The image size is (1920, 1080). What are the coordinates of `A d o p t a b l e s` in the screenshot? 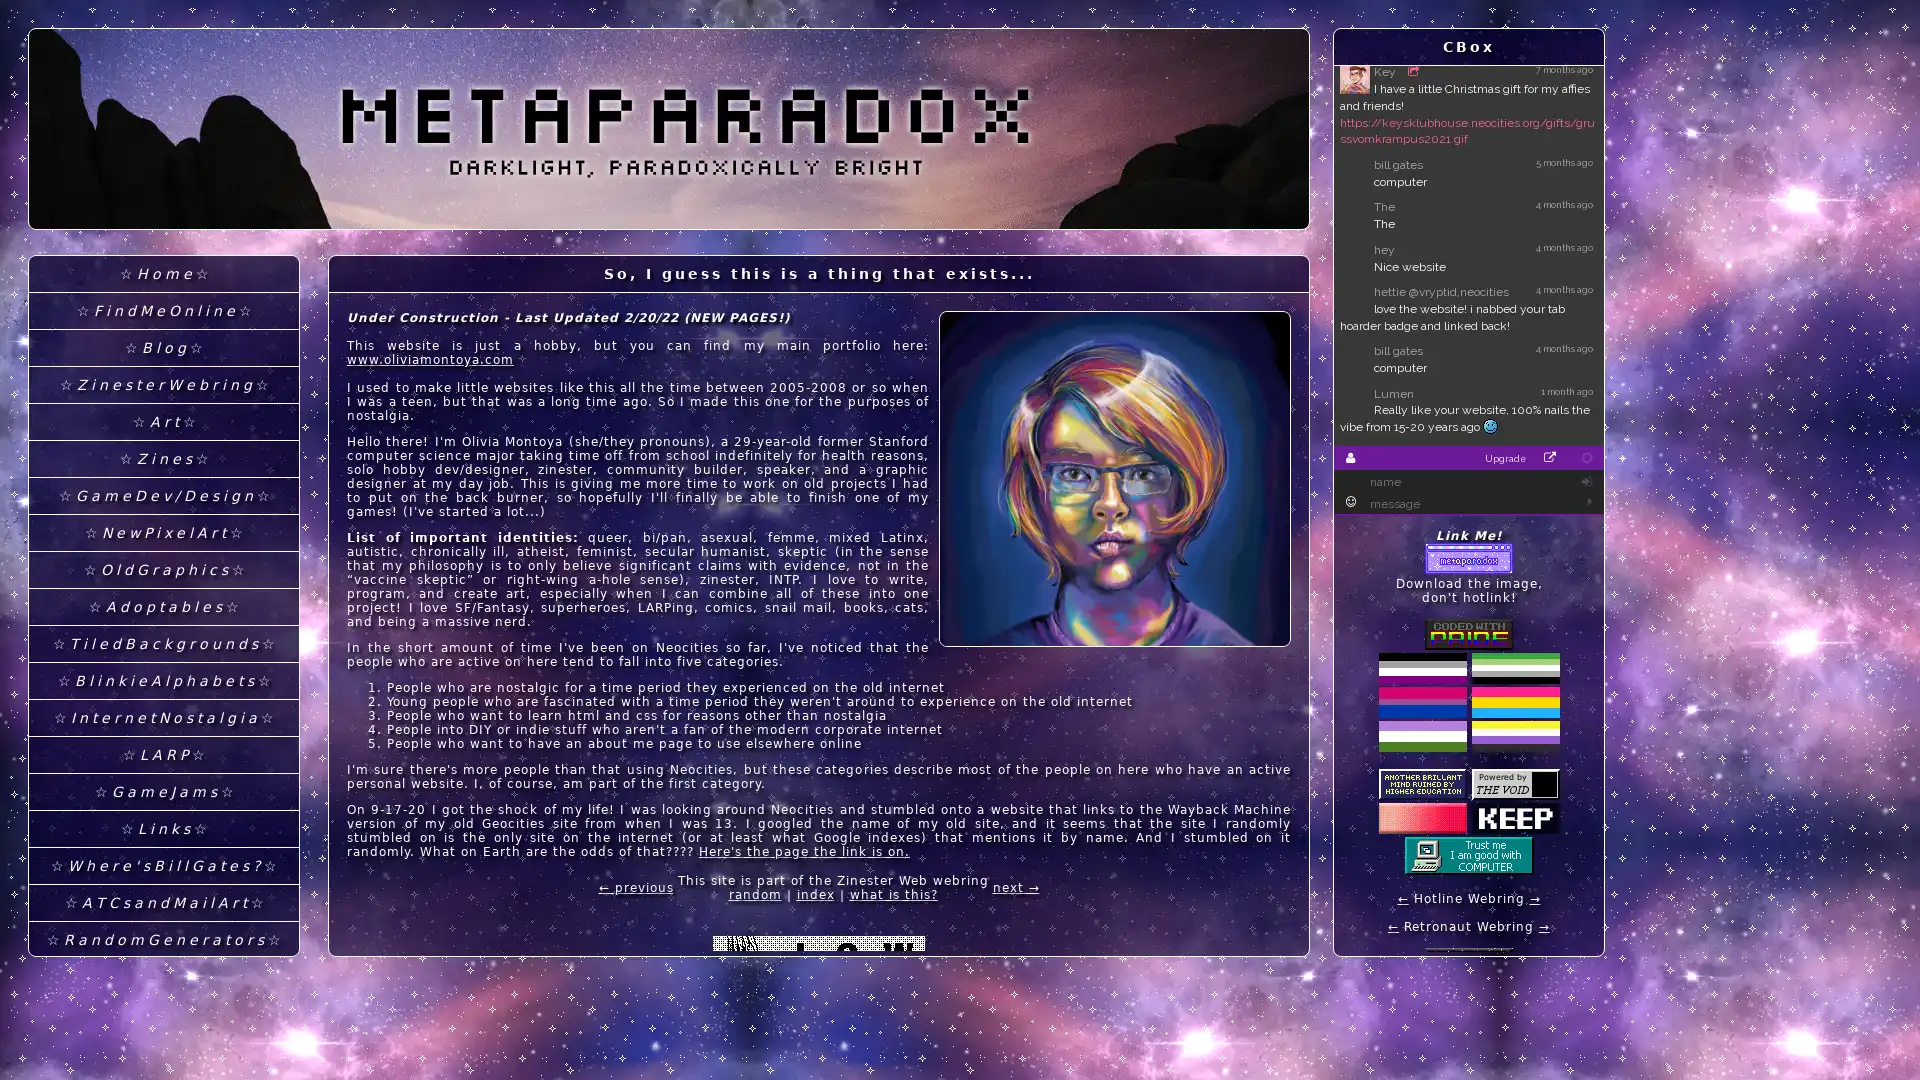 It's located at (163, 606).